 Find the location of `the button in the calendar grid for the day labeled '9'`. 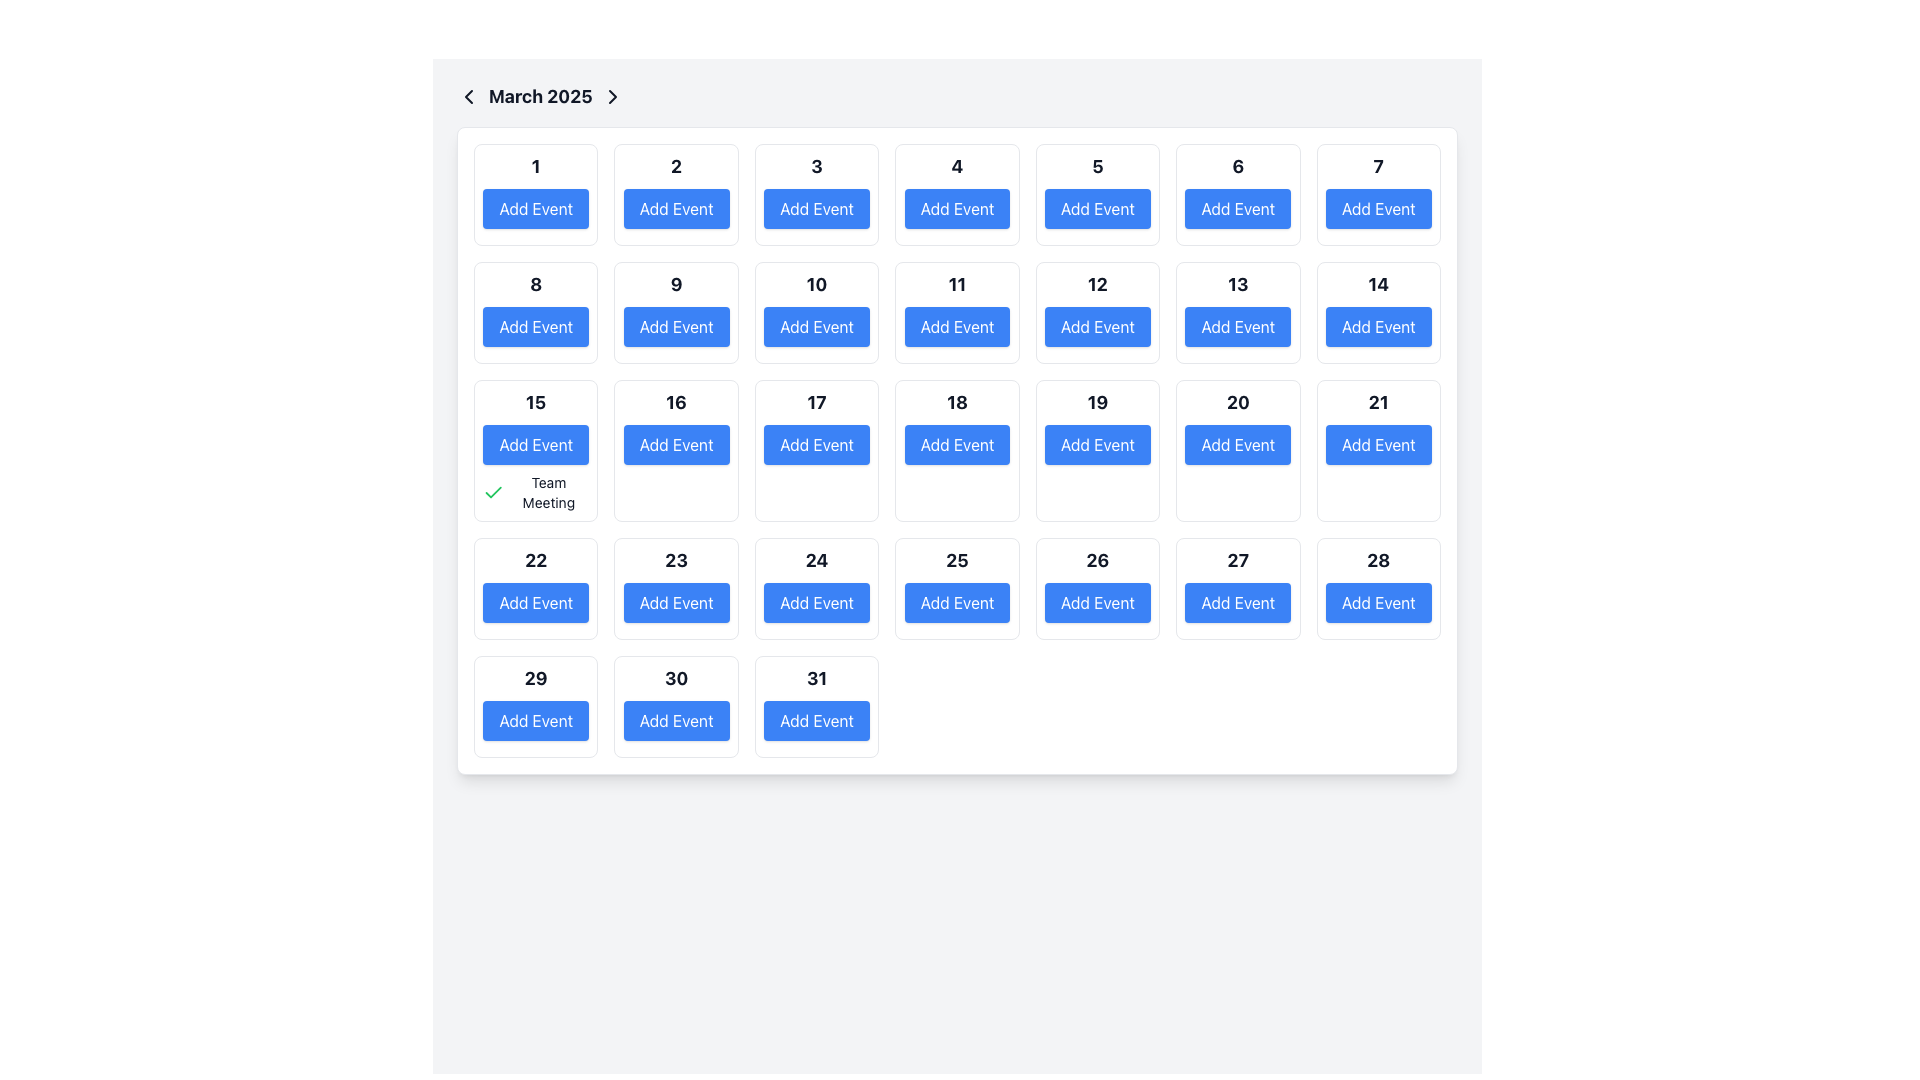

the button in the calendar grid for the day labeled '9' is located at coordinates (676, 326).